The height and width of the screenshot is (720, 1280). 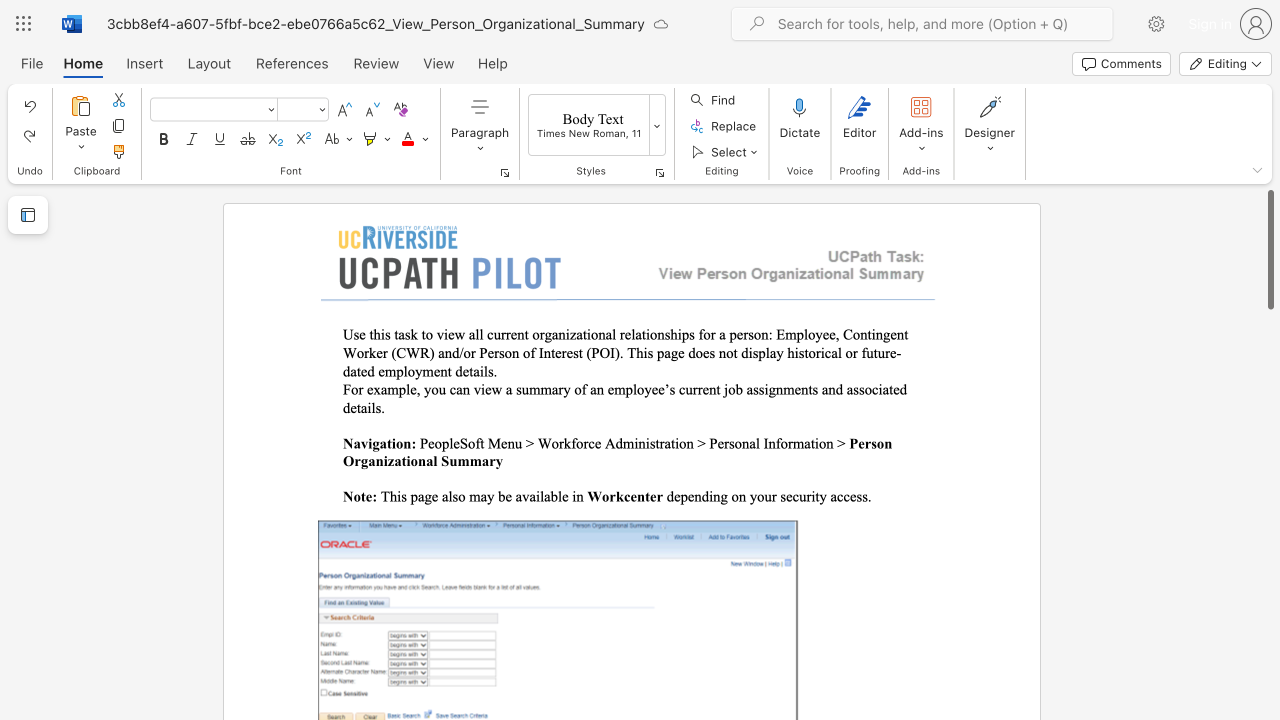 I want to click on the subset text "ple, you can view a summary of an employee’s current job assignments a" within the text "For example, you can view a summary of an employee’s current job assignments and associated details.", so click(x=398, y=389).